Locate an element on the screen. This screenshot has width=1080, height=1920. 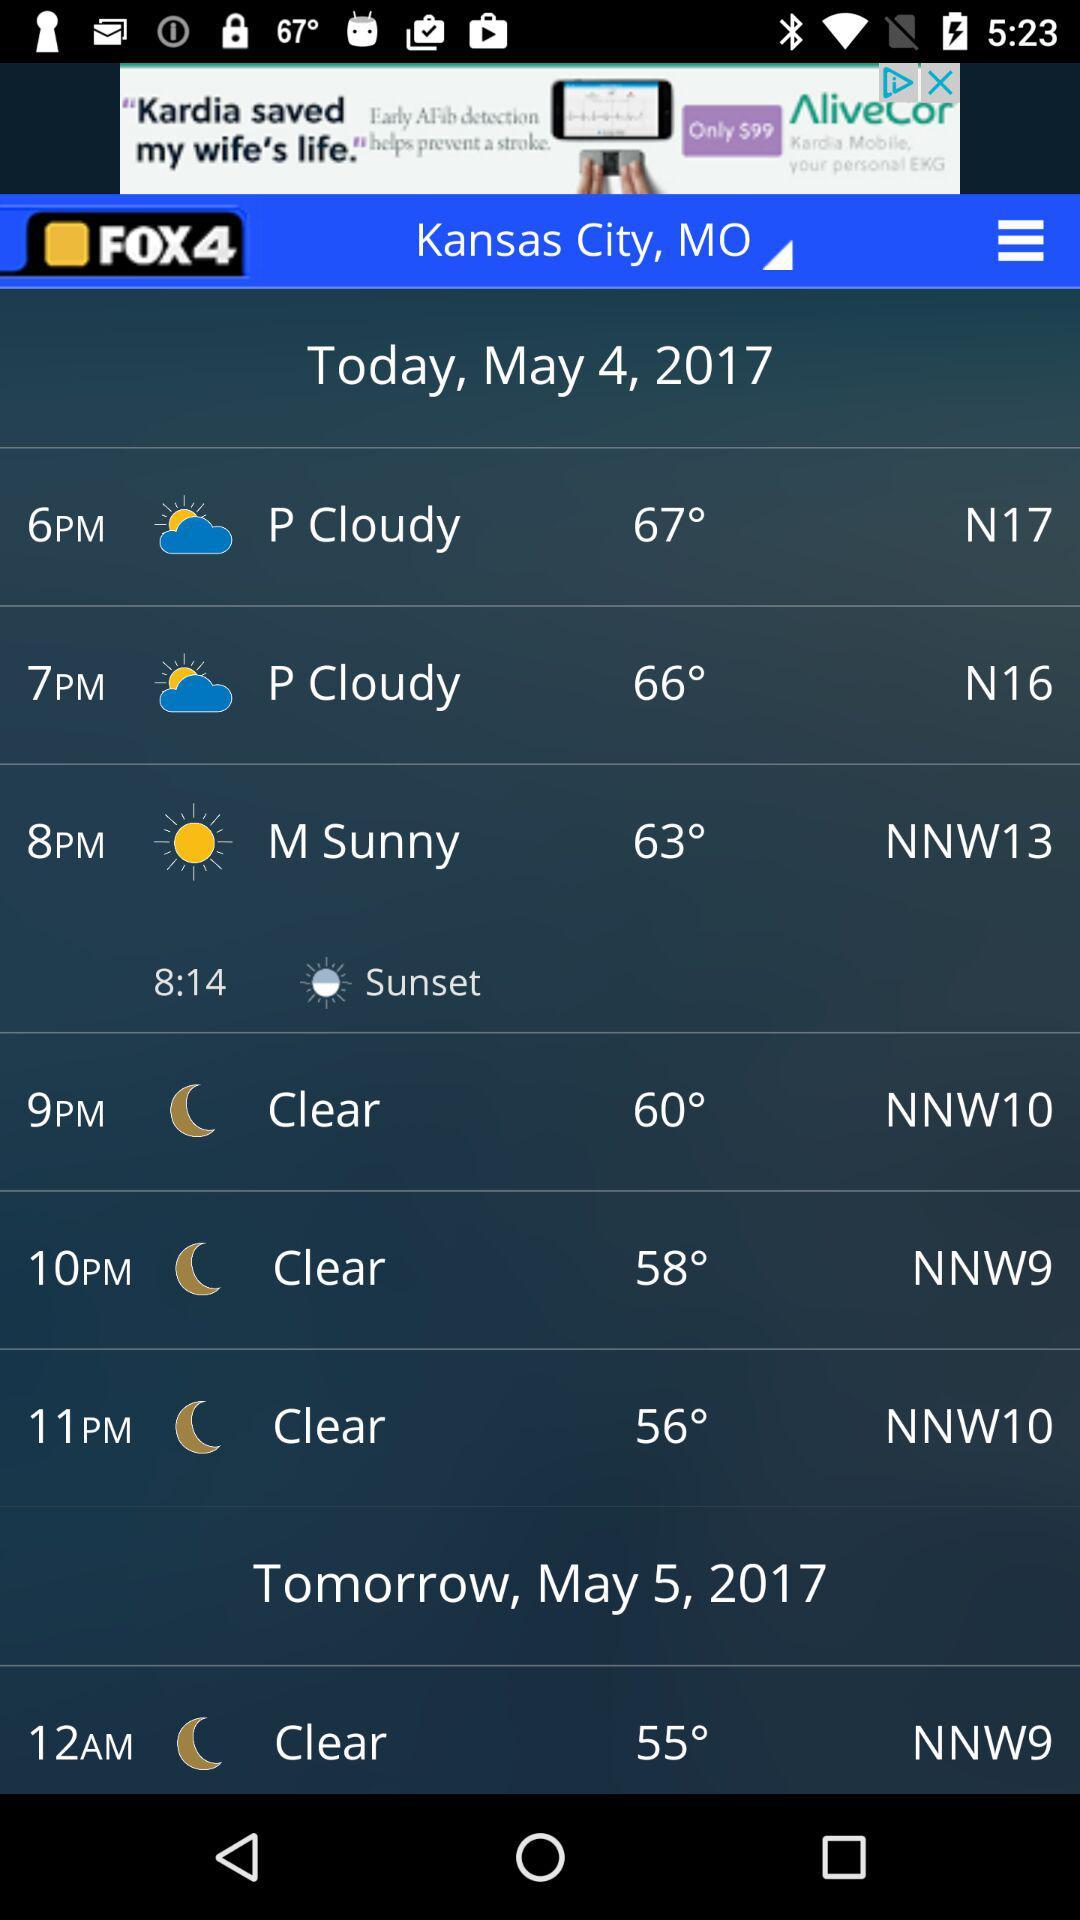
the main app screen is located at coordinates (131, 240).